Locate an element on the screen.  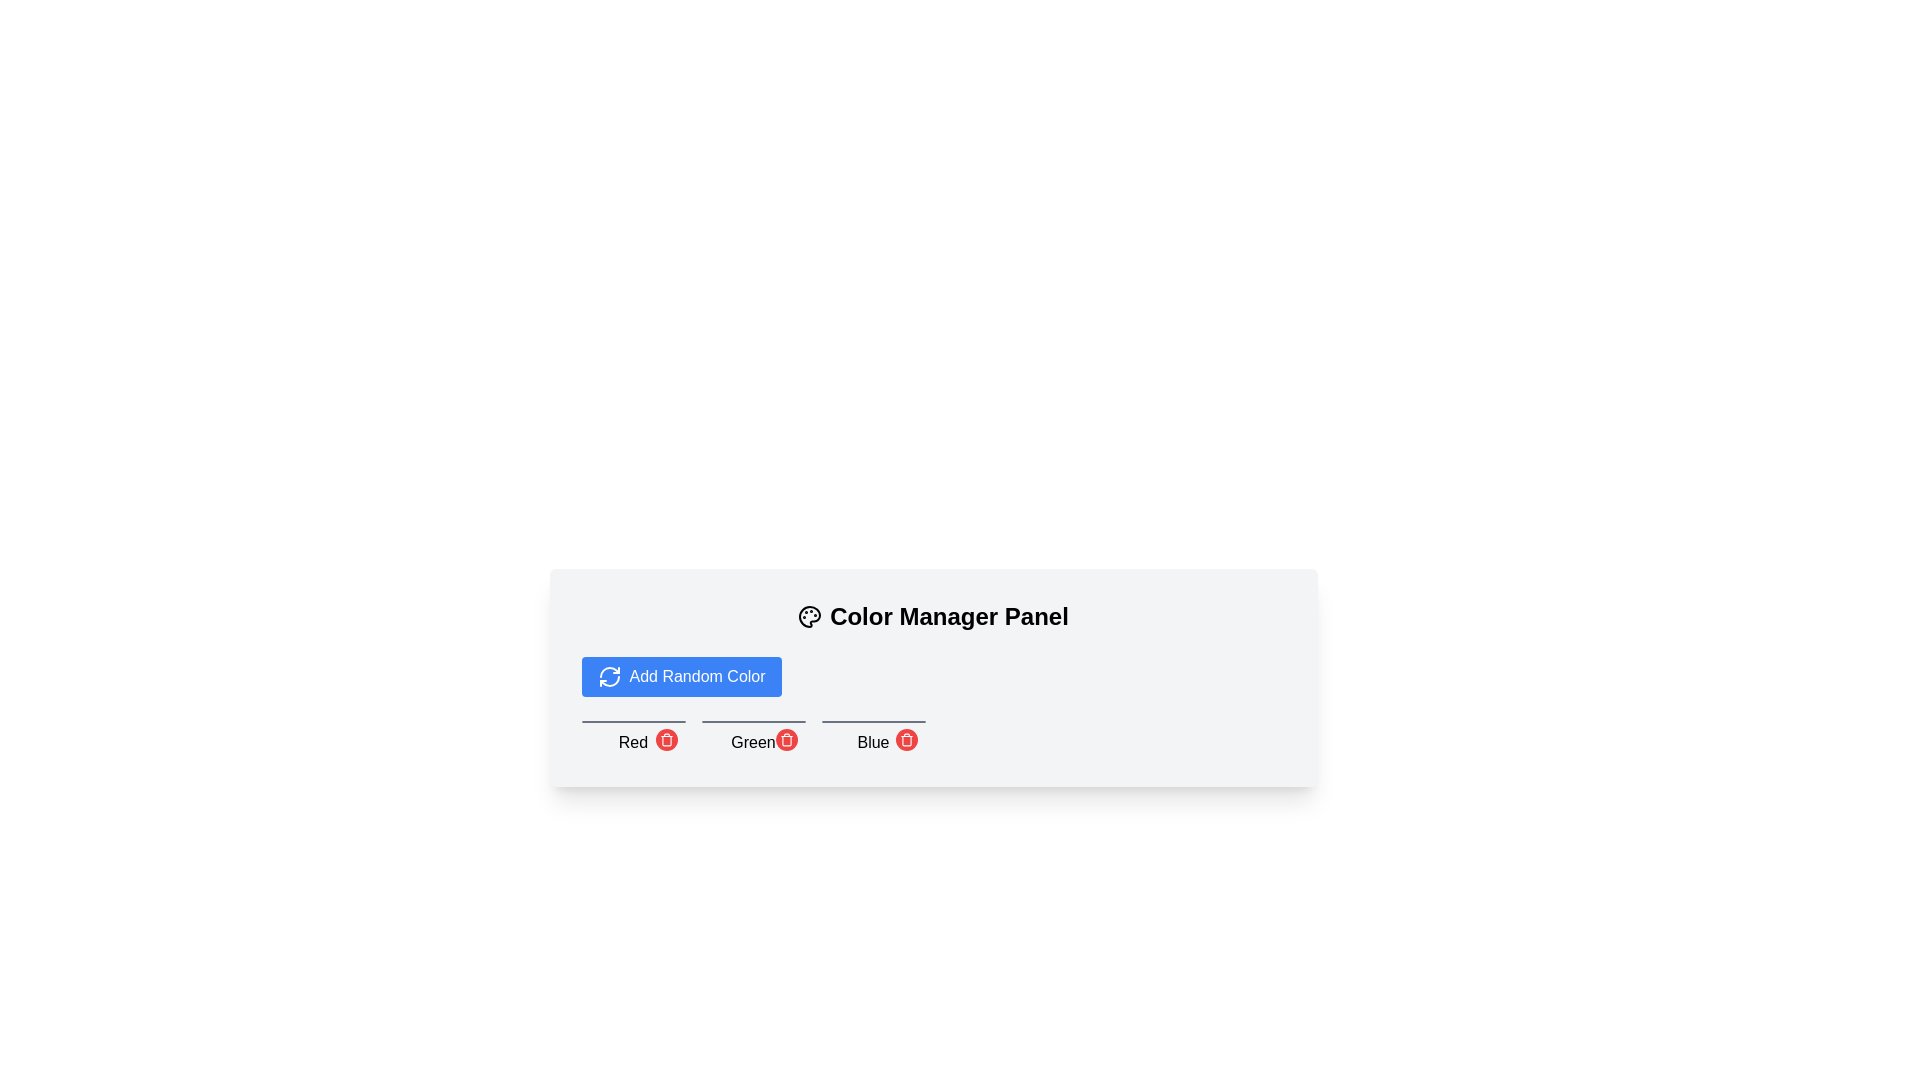
the decorative icon positioned to the left of the 'Color Manager Panel' title text is located at coordinates (810, 616).